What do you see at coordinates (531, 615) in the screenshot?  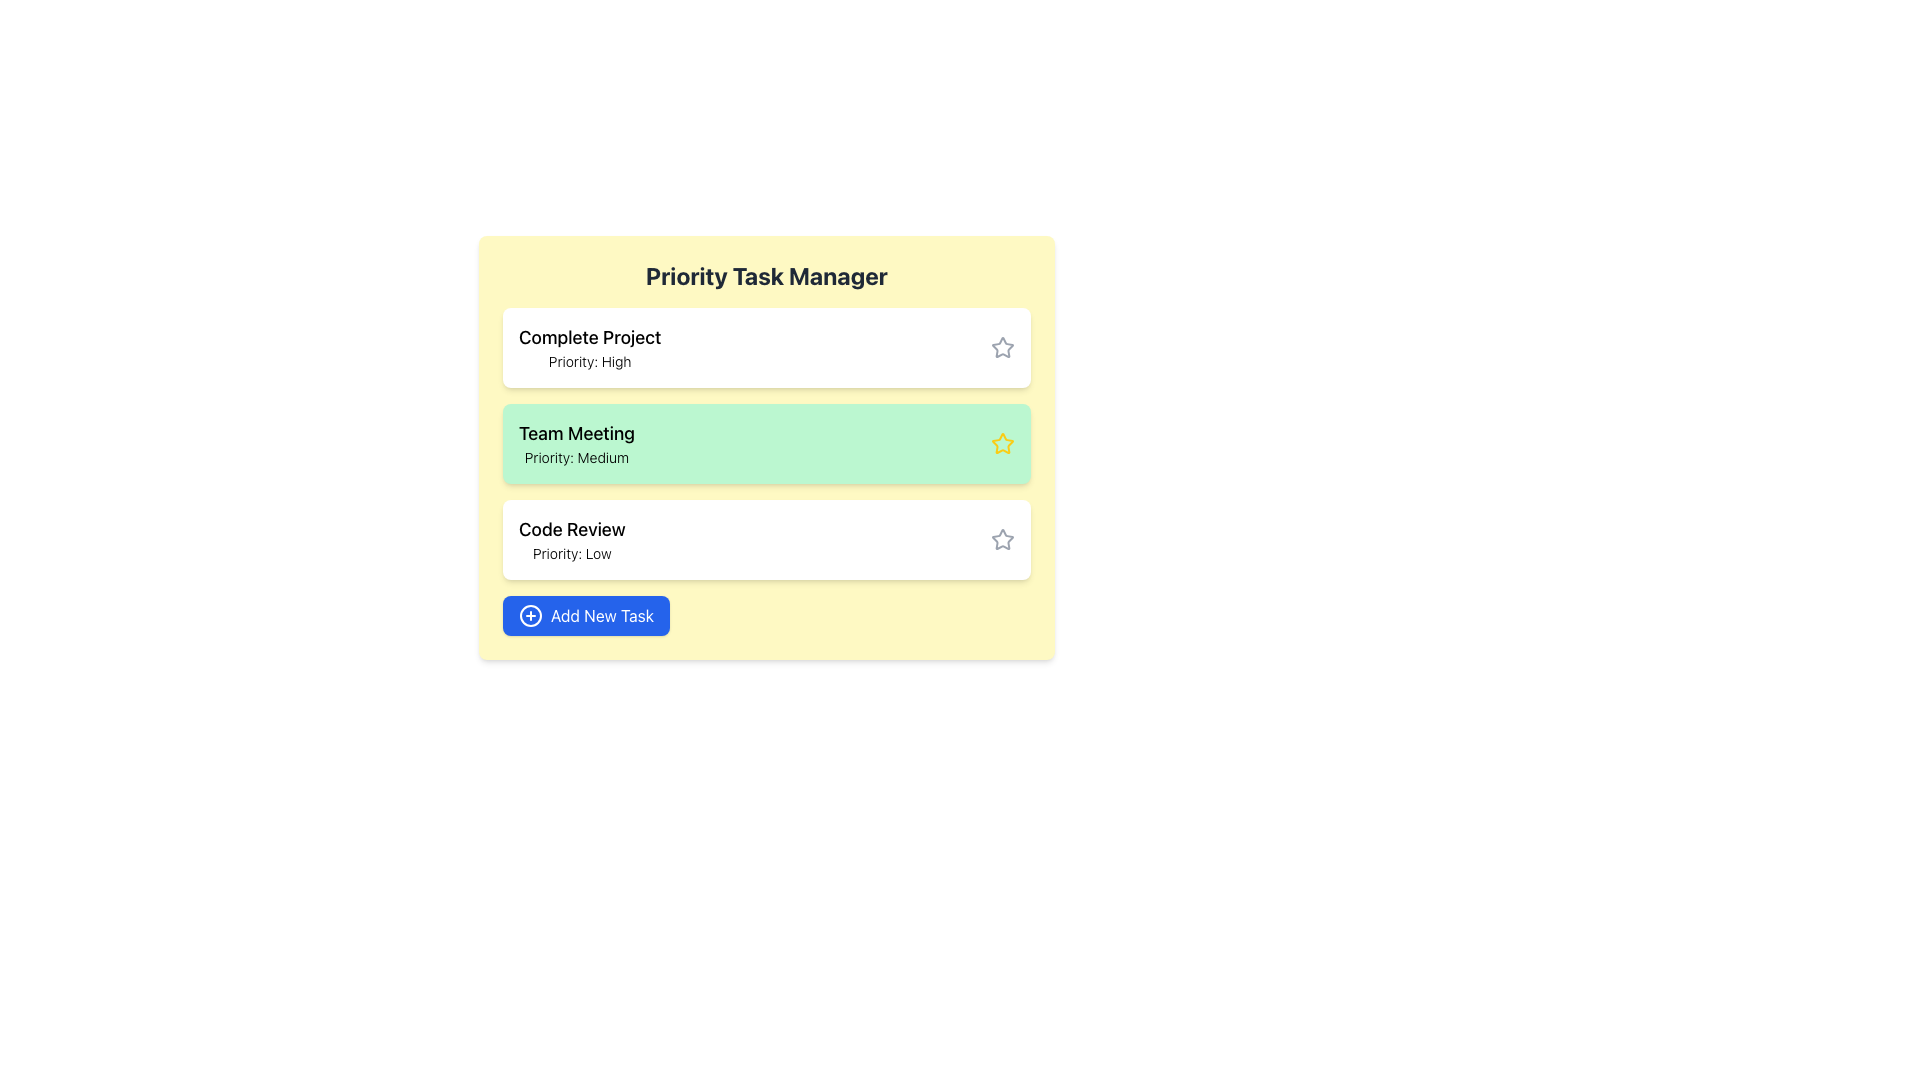 I see `the SVG Circle graphical element within the bottom-most blue button labeled 'Add New Task', which is part of an icon for task creation` at bounding box center [531, 615].